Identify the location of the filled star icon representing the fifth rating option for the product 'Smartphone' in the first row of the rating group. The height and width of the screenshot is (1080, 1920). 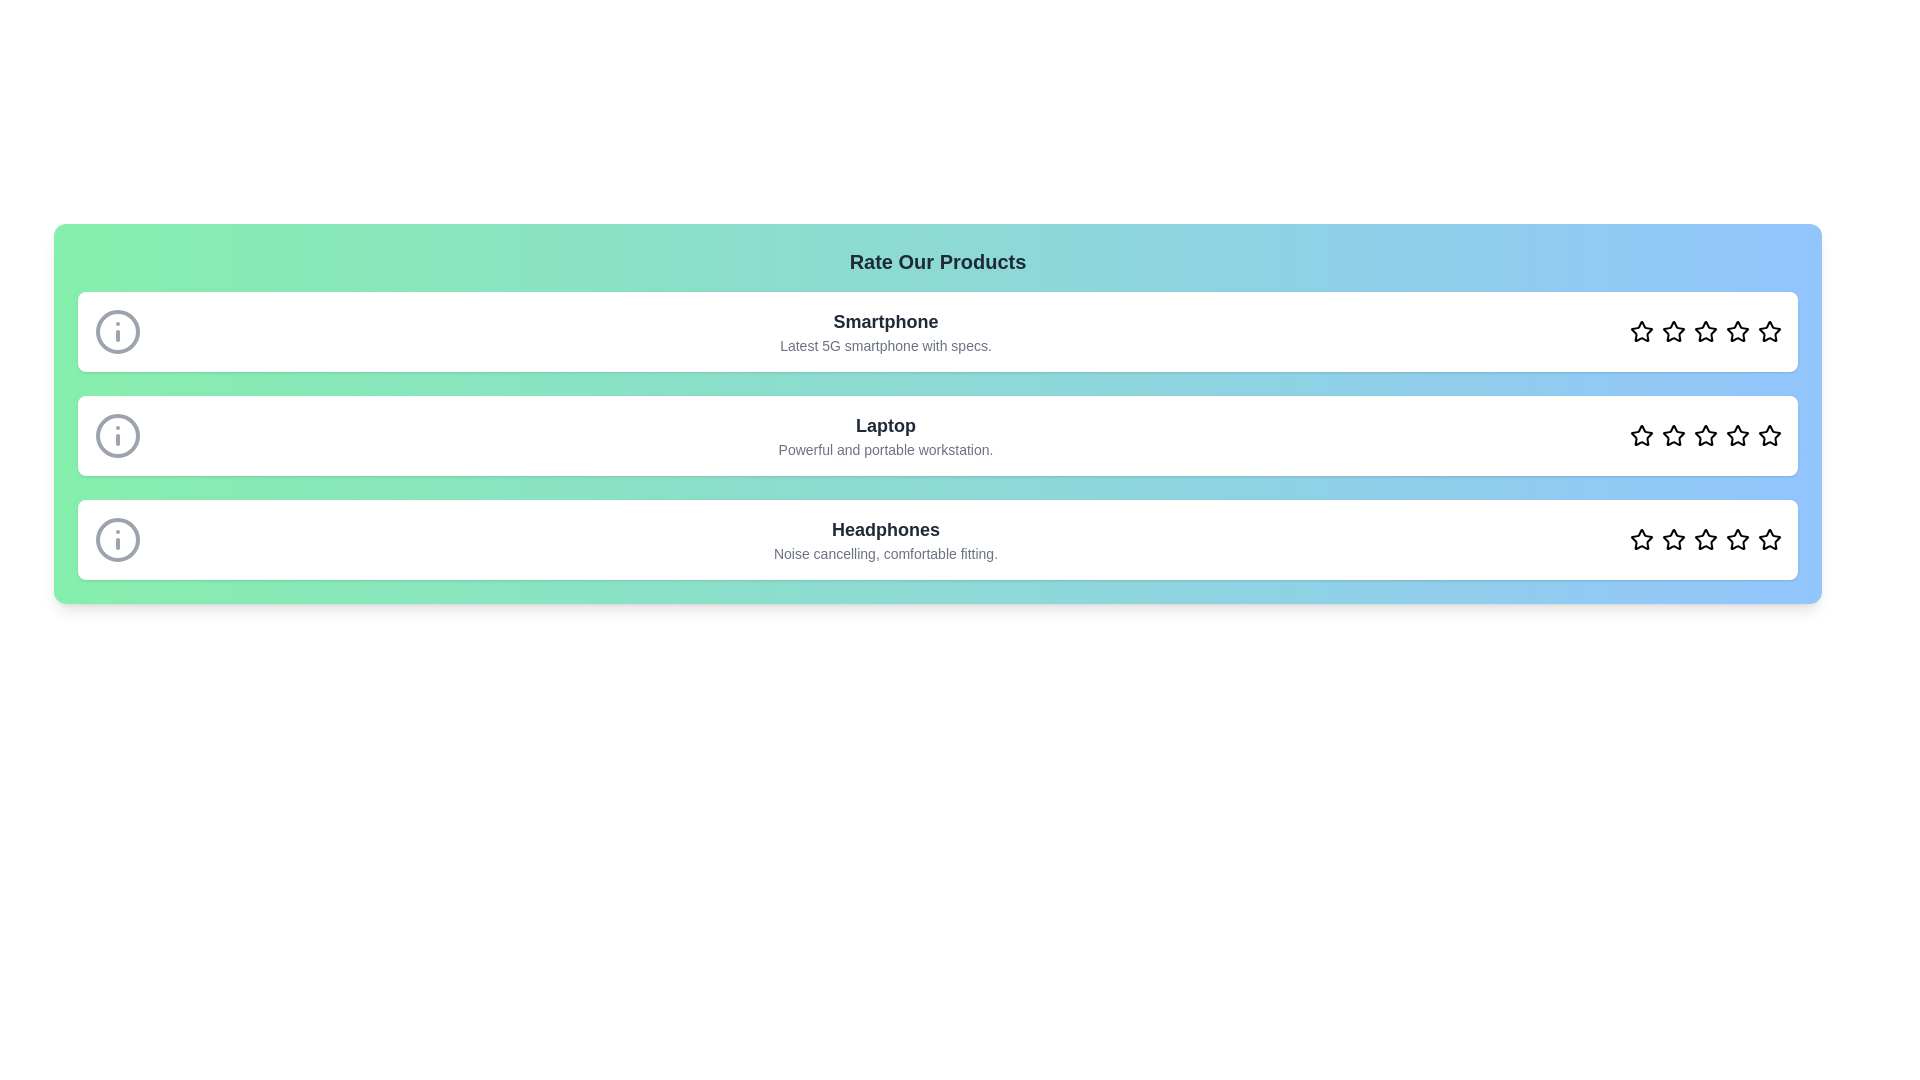
(1736, 330).